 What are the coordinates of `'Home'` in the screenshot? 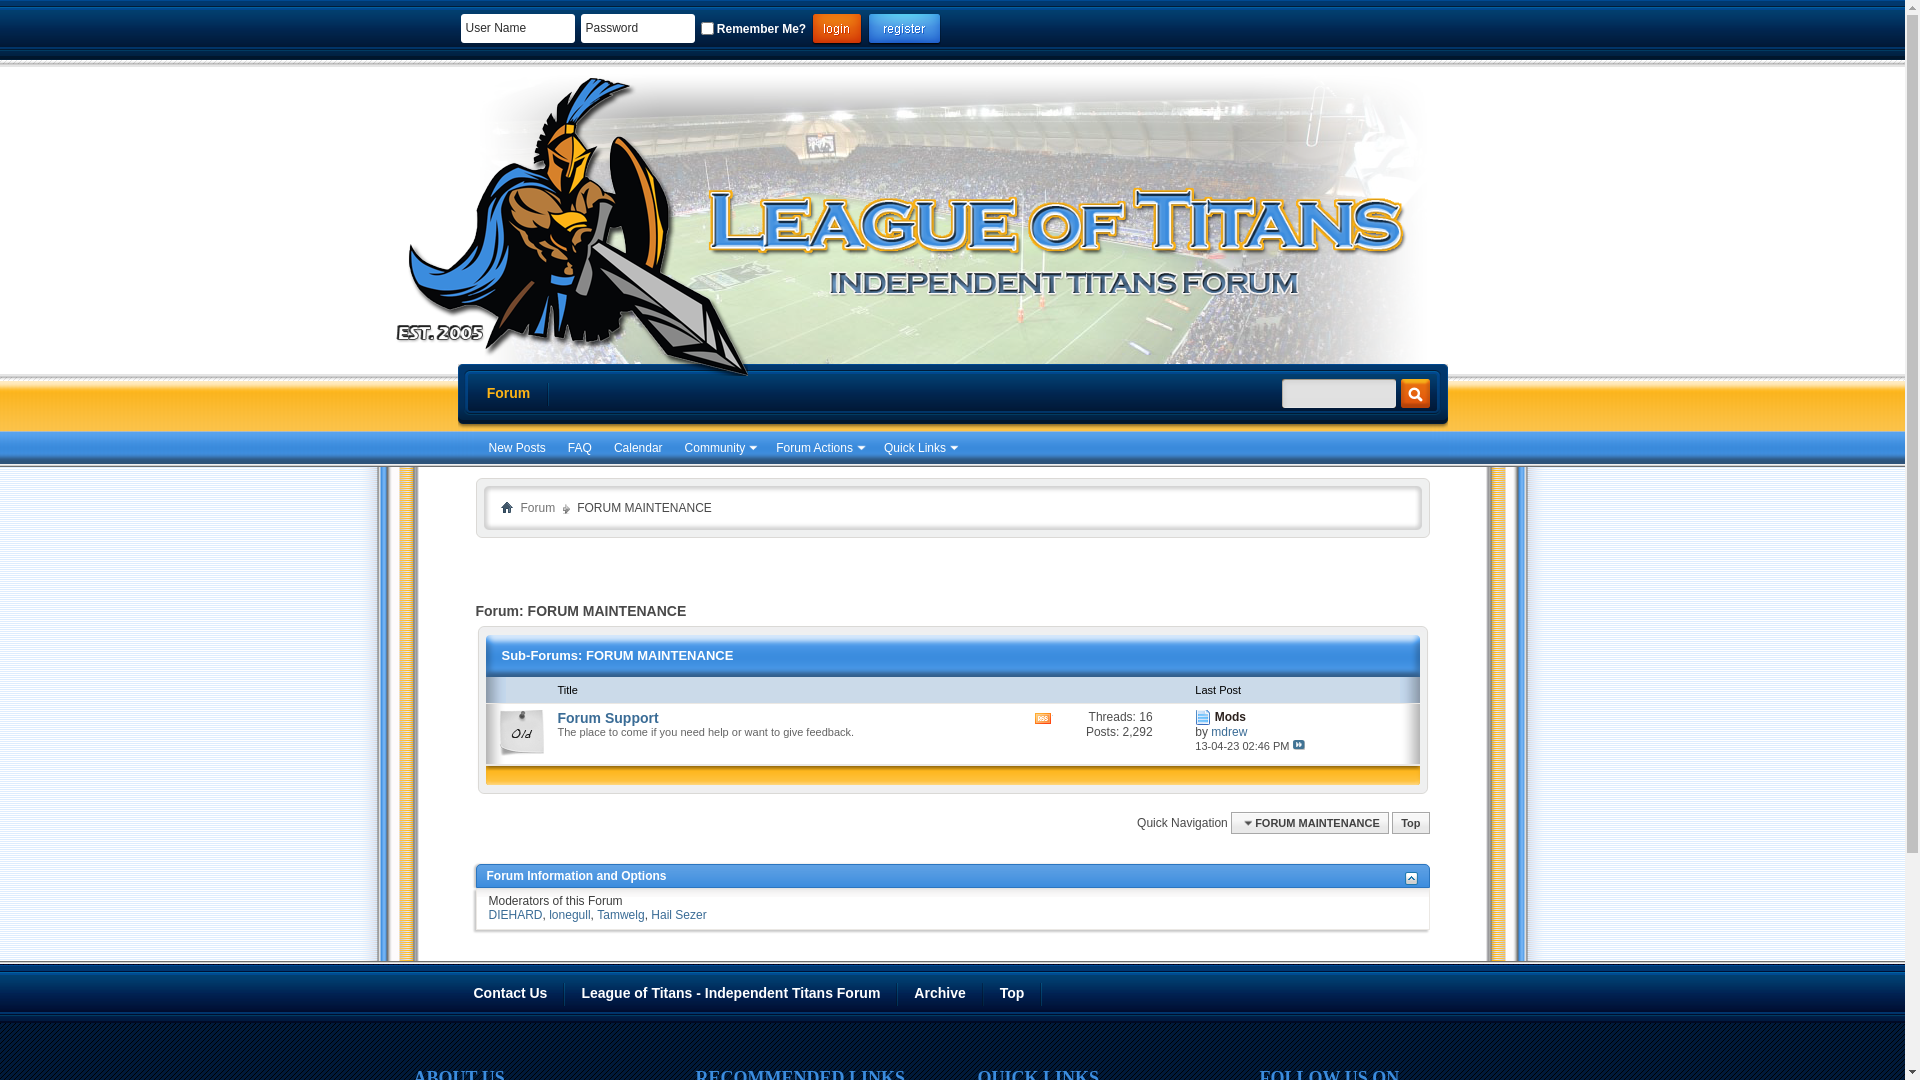 It's located at (505, 505).